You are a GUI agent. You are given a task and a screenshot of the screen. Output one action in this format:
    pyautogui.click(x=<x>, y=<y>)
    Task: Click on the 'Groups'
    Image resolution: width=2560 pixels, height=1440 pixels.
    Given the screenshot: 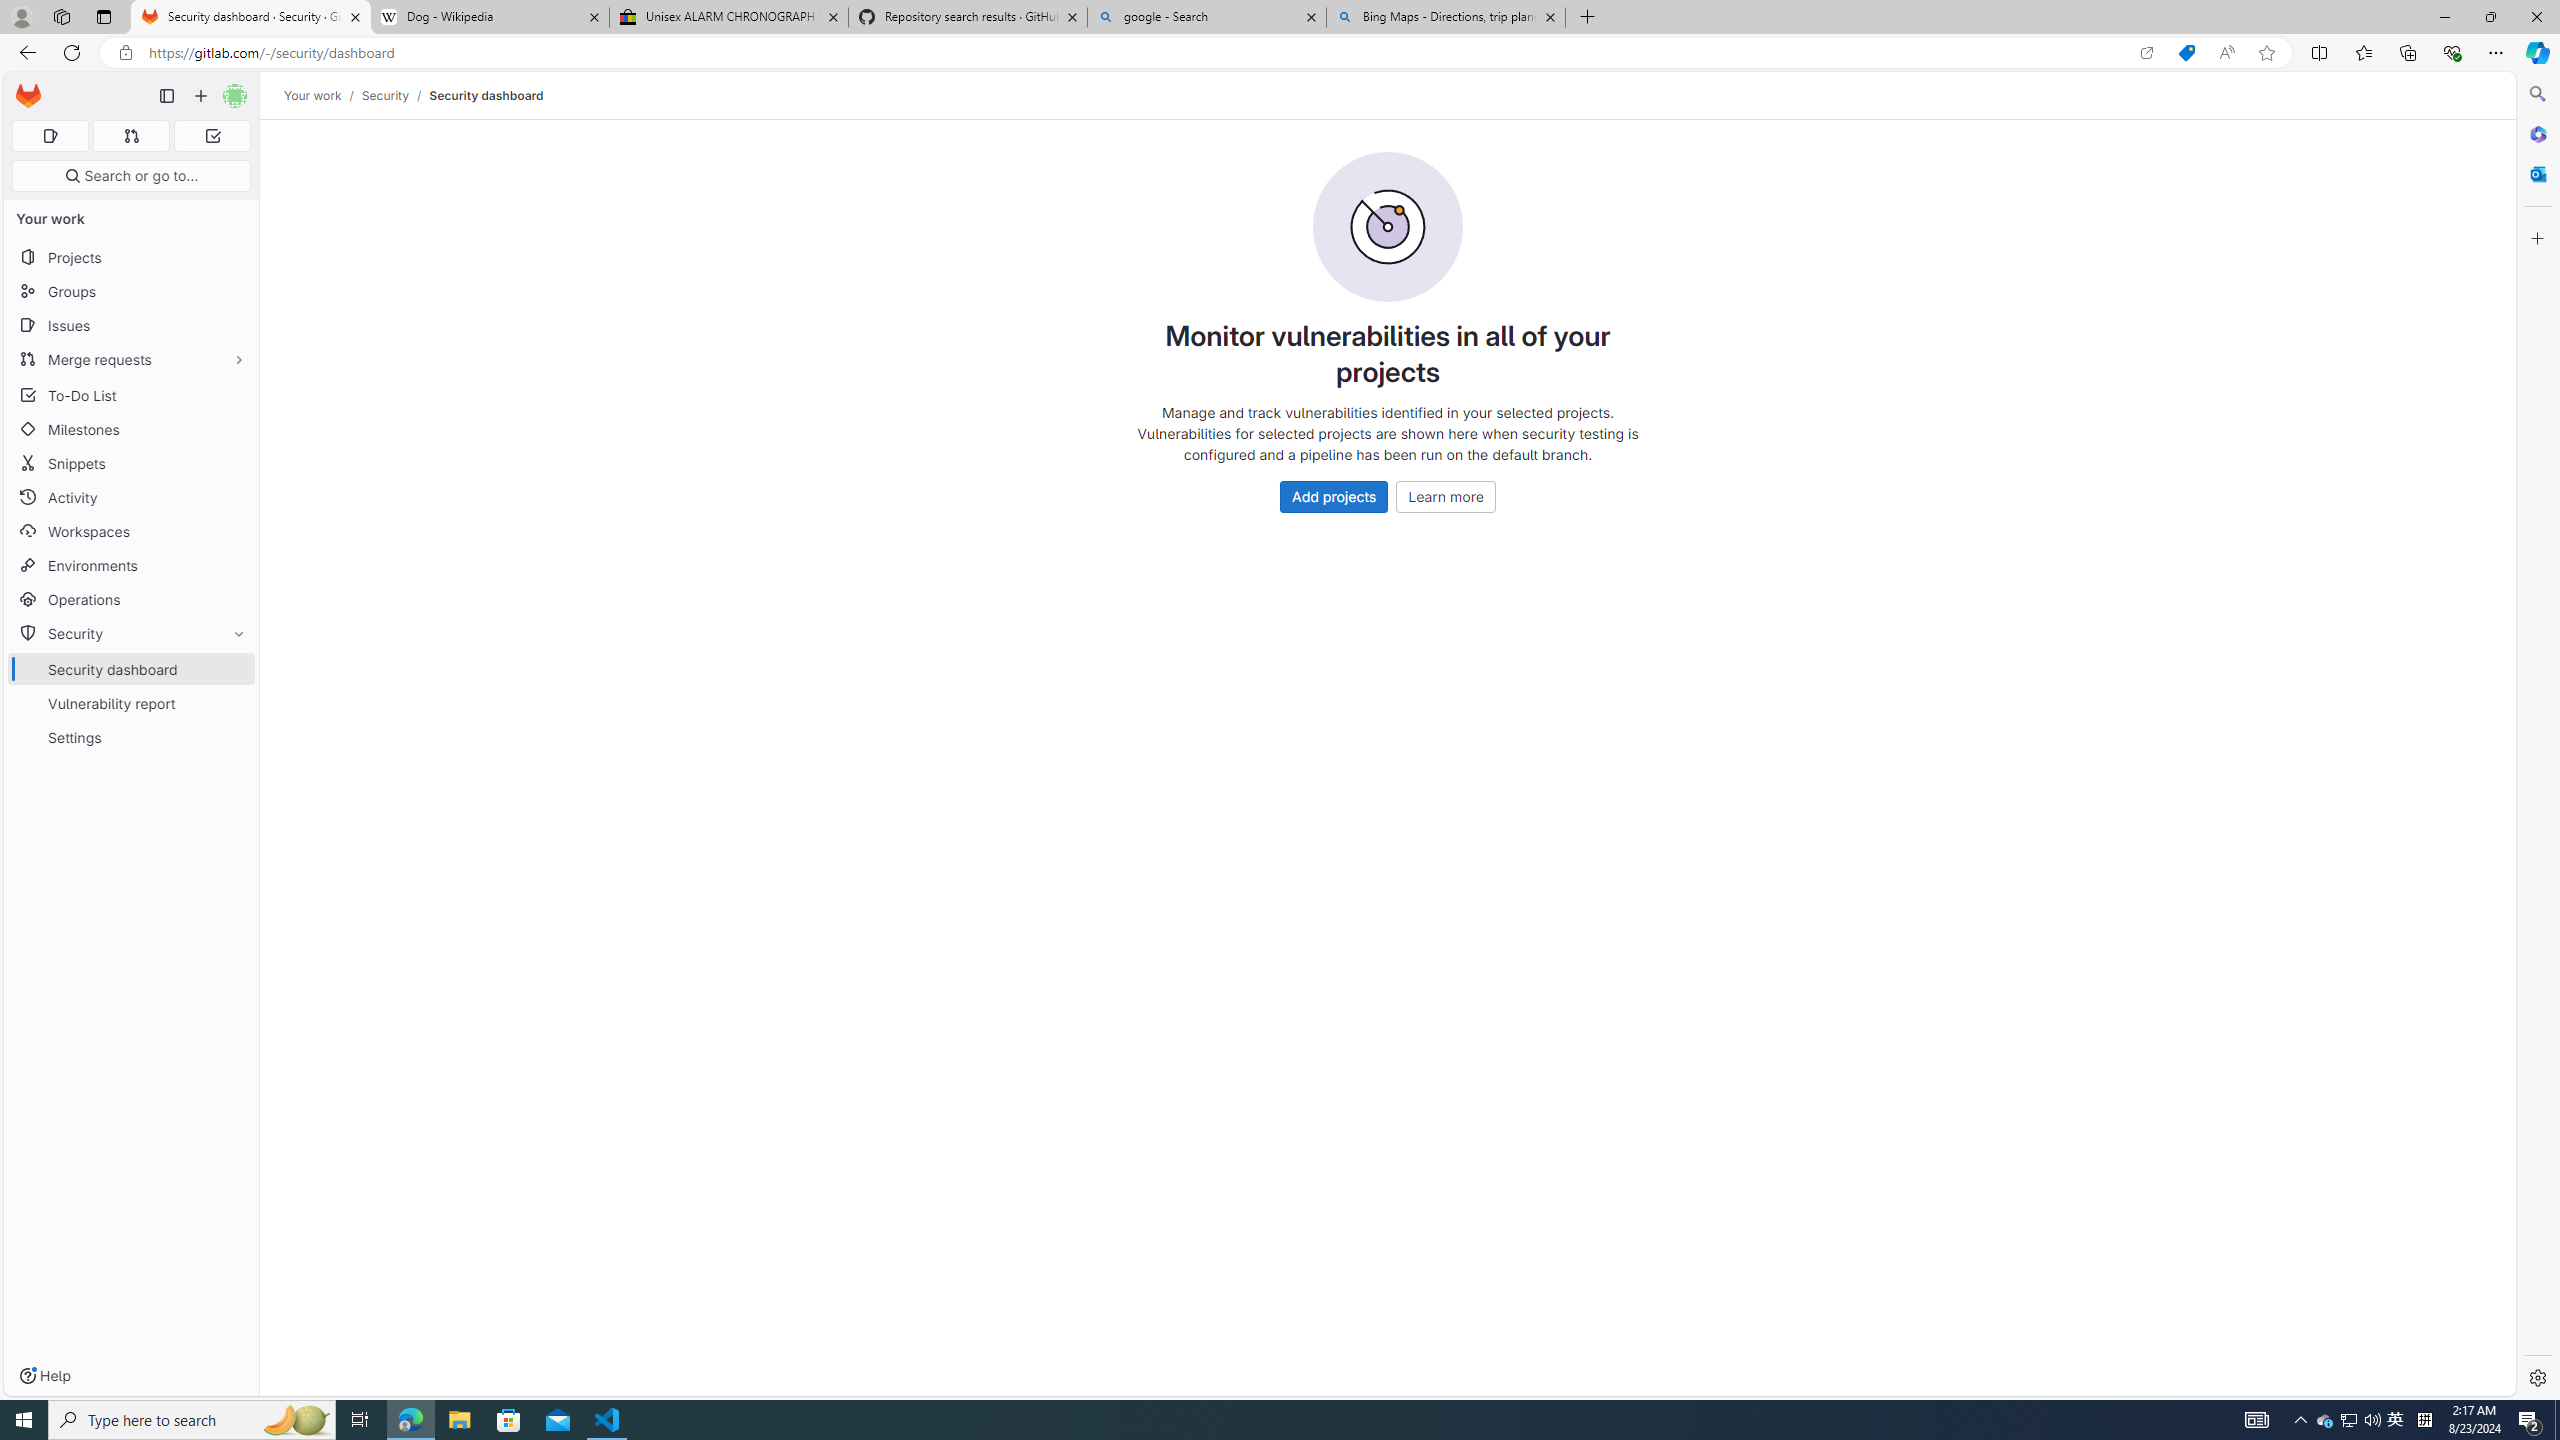 What is the action you would take?
    pyautogui.click(x=130, y=291)
    